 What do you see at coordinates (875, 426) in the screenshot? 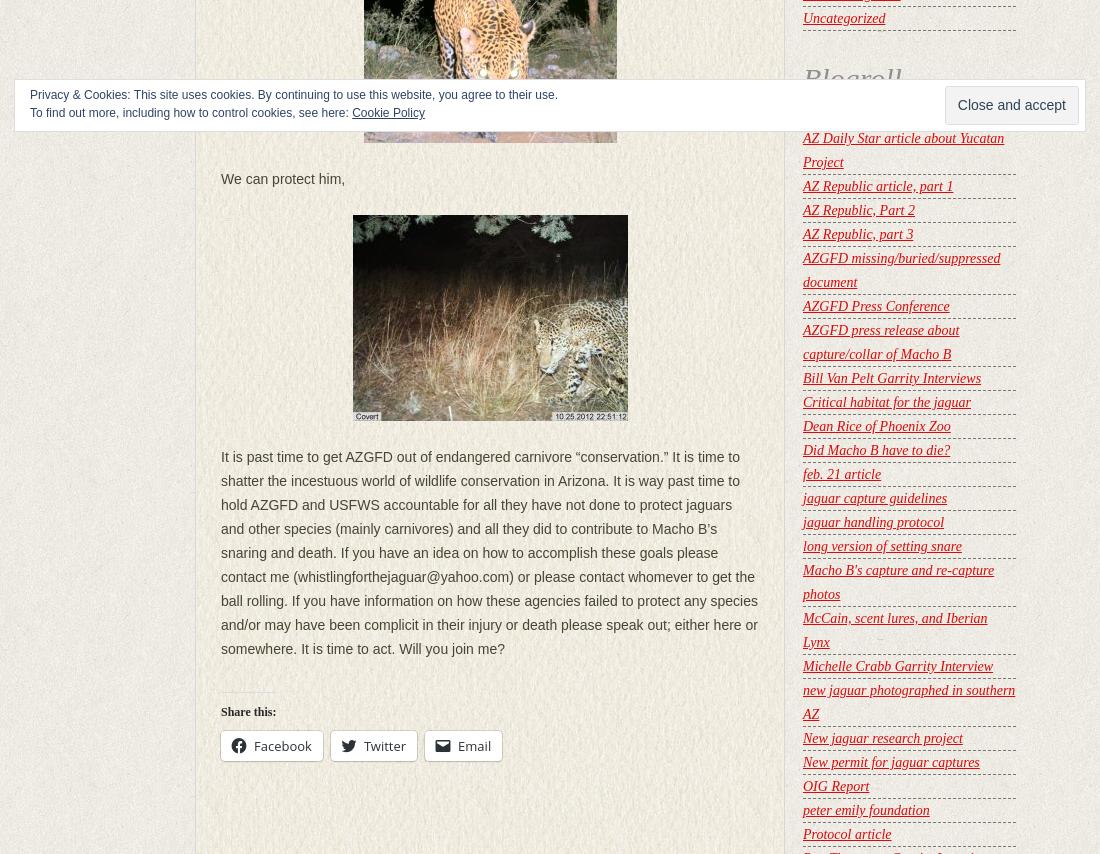
I see `'Dean Rice of Phoenix Zoo'` at bounding box center [875, 426].